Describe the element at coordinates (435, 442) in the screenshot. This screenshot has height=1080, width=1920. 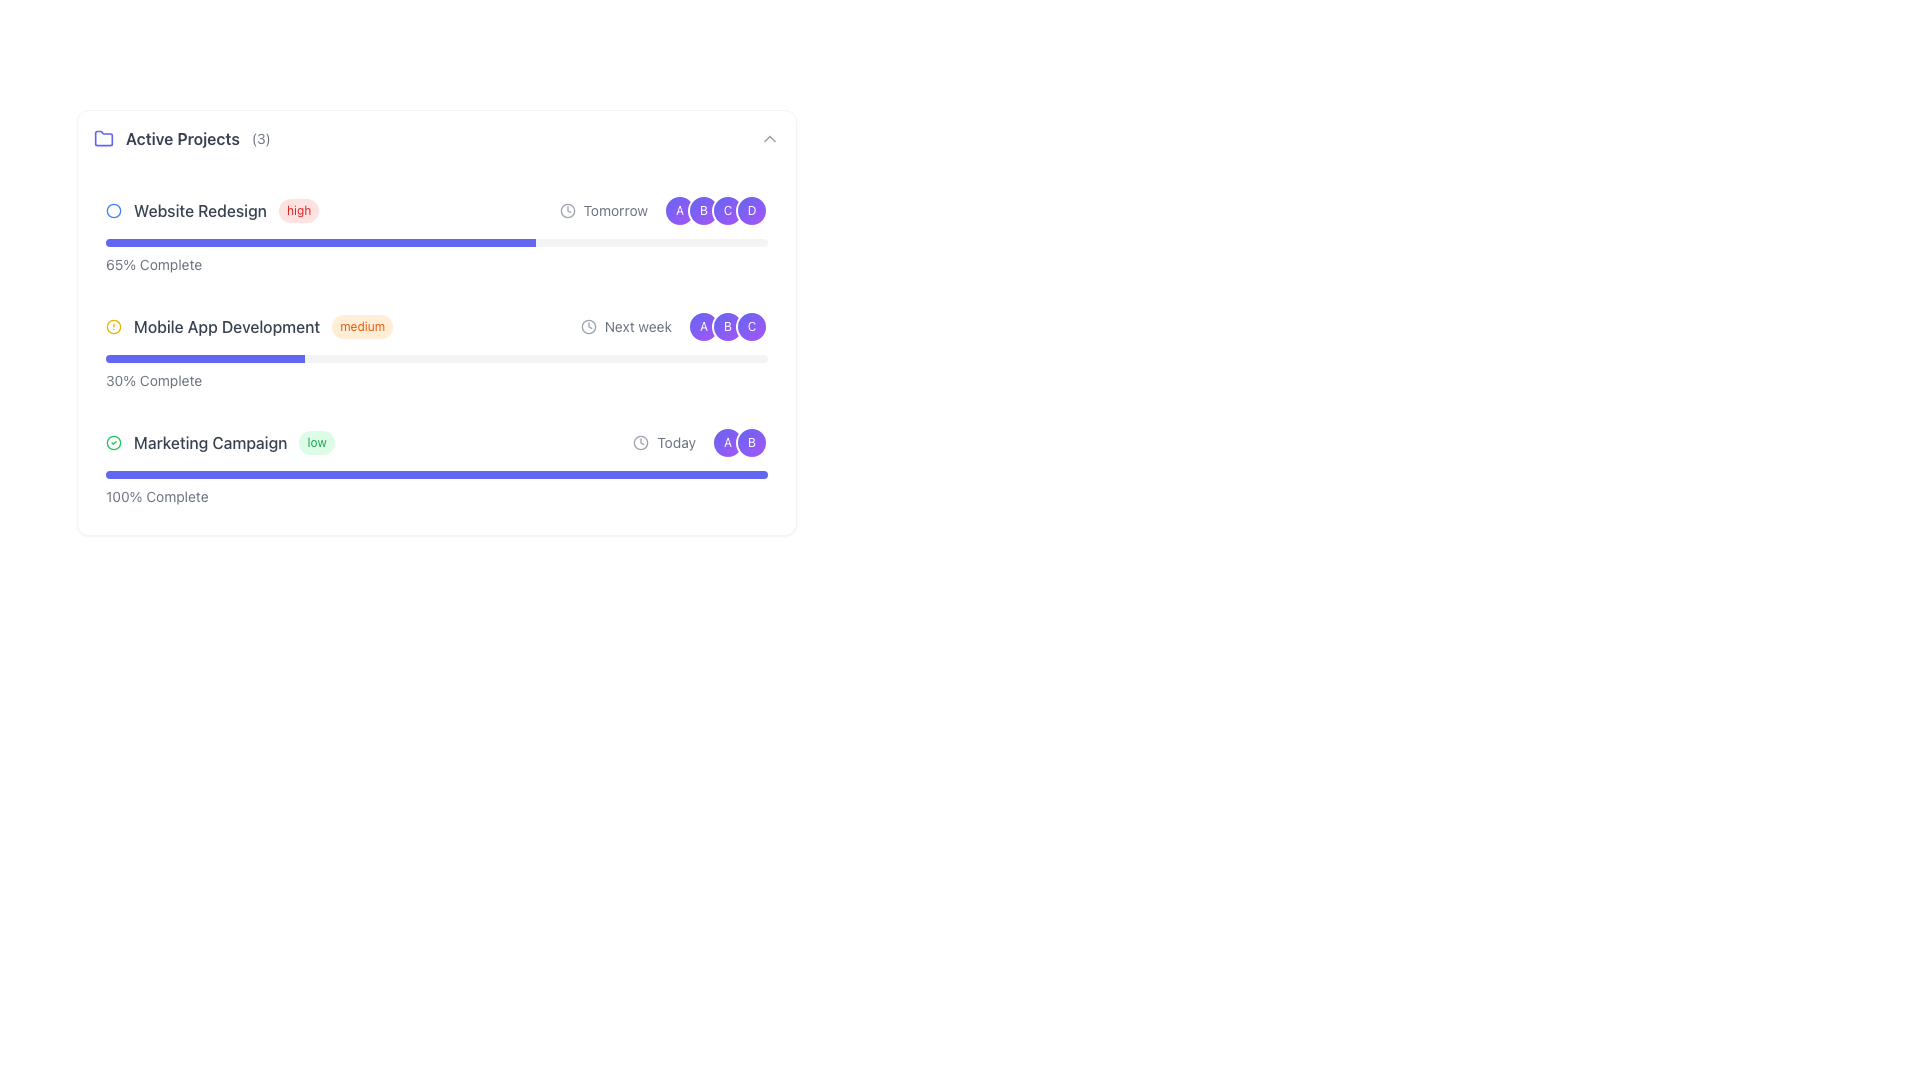
I see `the 'Marketing Campaign' project card in the 'Active Projects' section, which is the third row in the list and contains details about a low-priority project scheduled for today with participants 'A' and 'B'` at that location.